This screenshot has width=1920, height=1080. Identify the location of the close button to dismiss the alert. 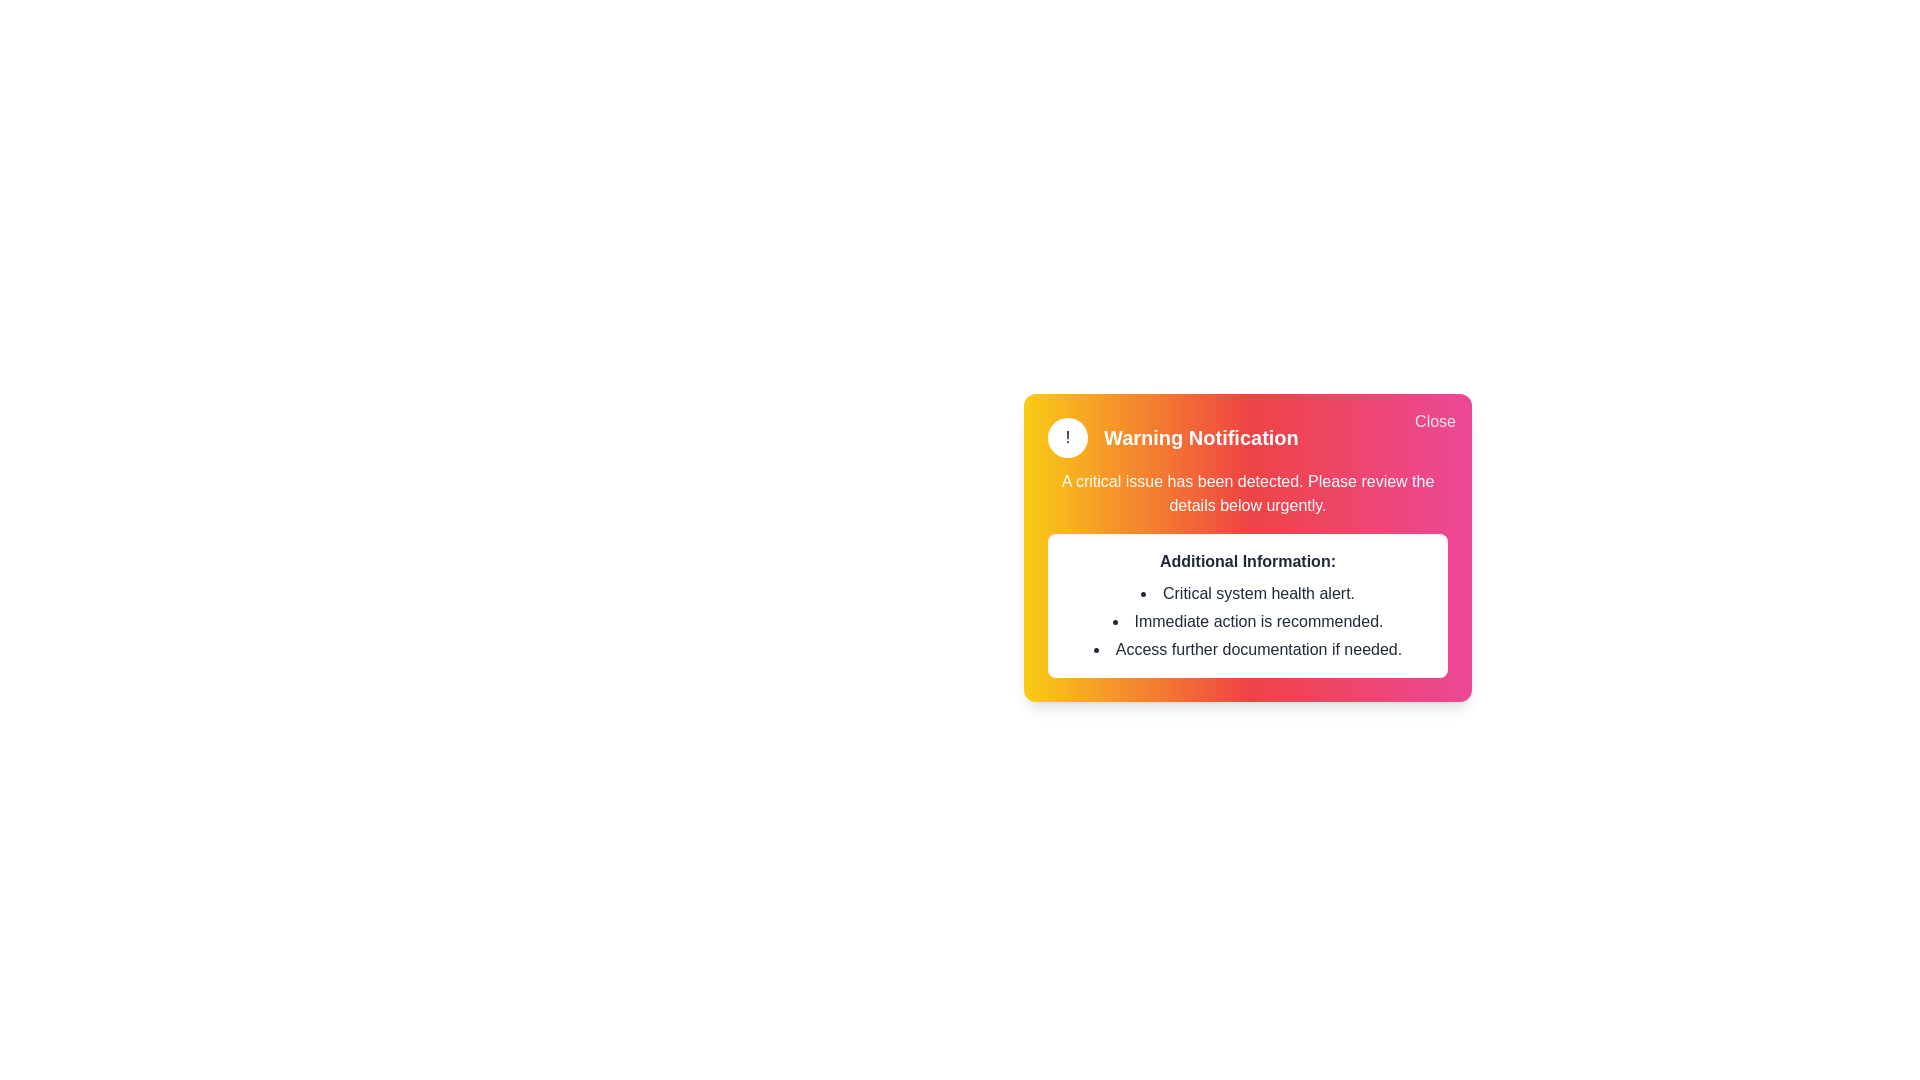
(1434, 420).